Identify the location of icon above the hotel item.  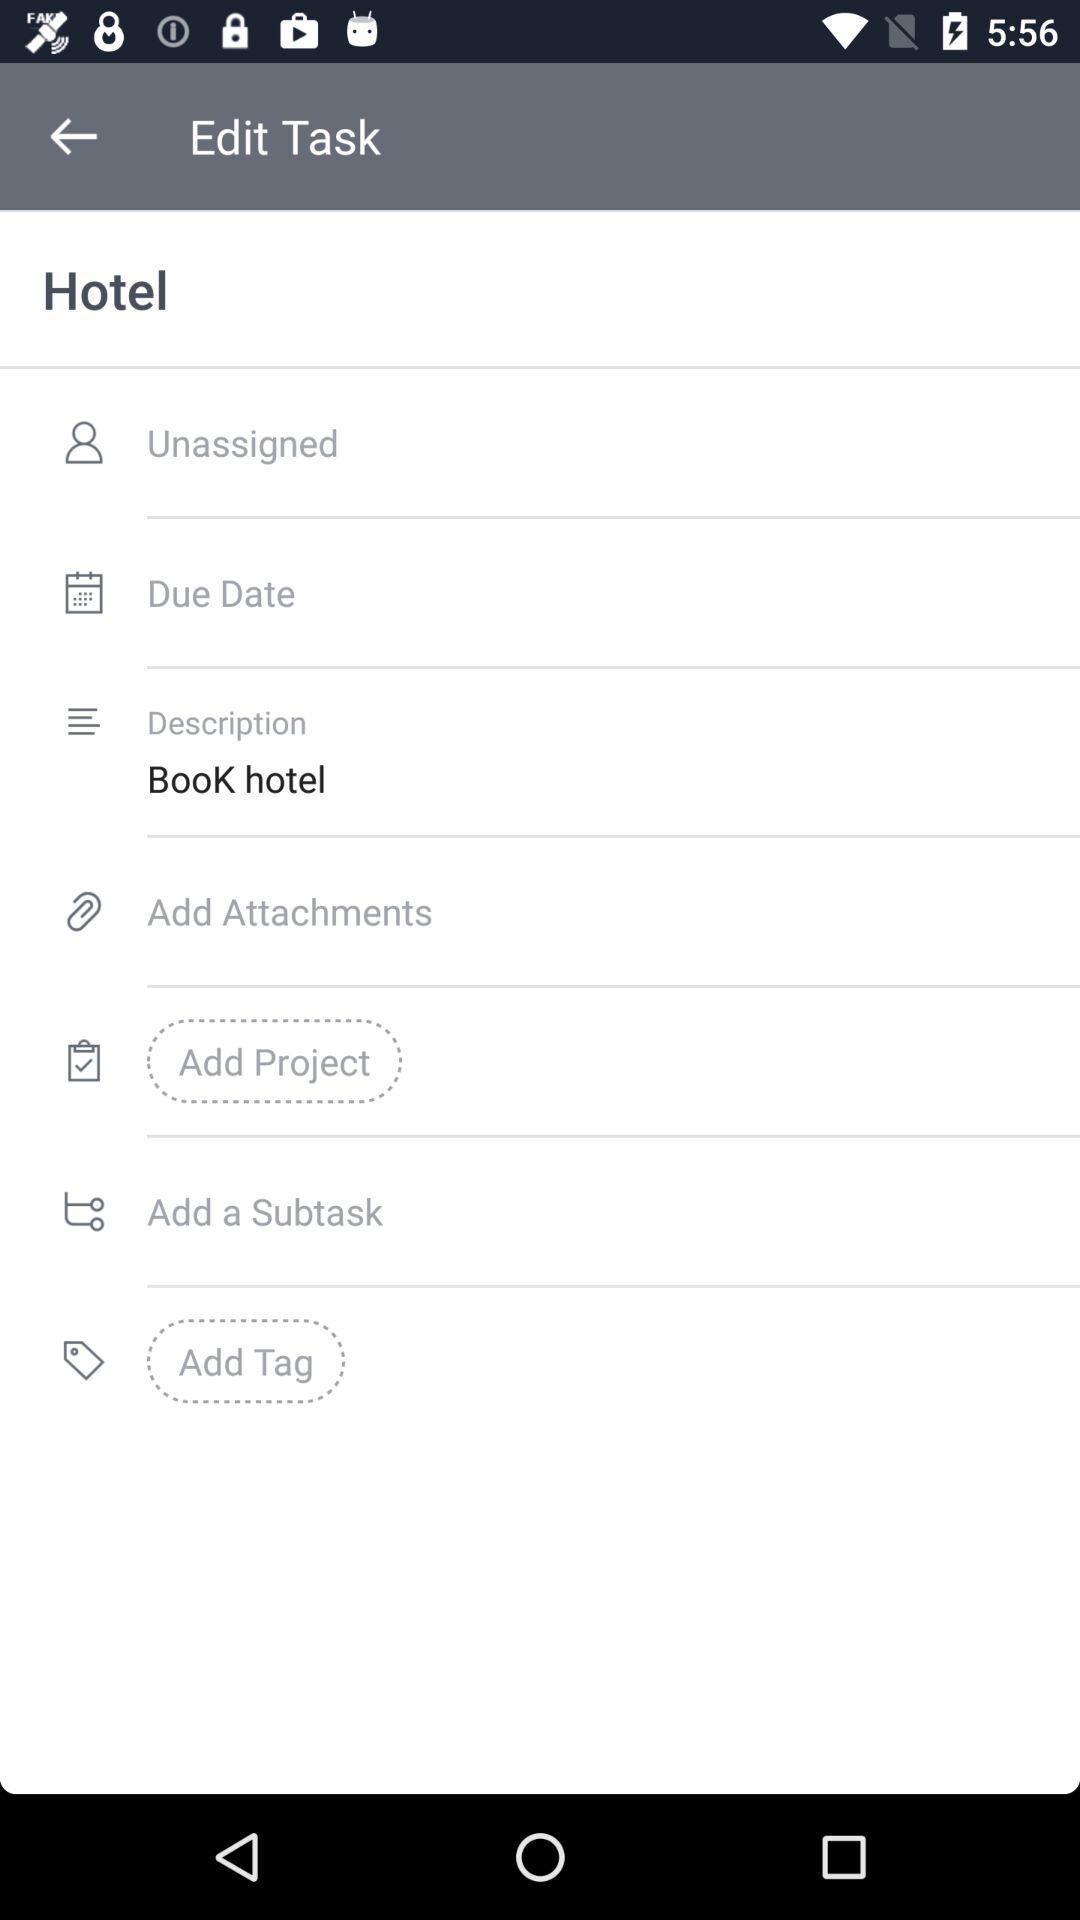
(72, 135).